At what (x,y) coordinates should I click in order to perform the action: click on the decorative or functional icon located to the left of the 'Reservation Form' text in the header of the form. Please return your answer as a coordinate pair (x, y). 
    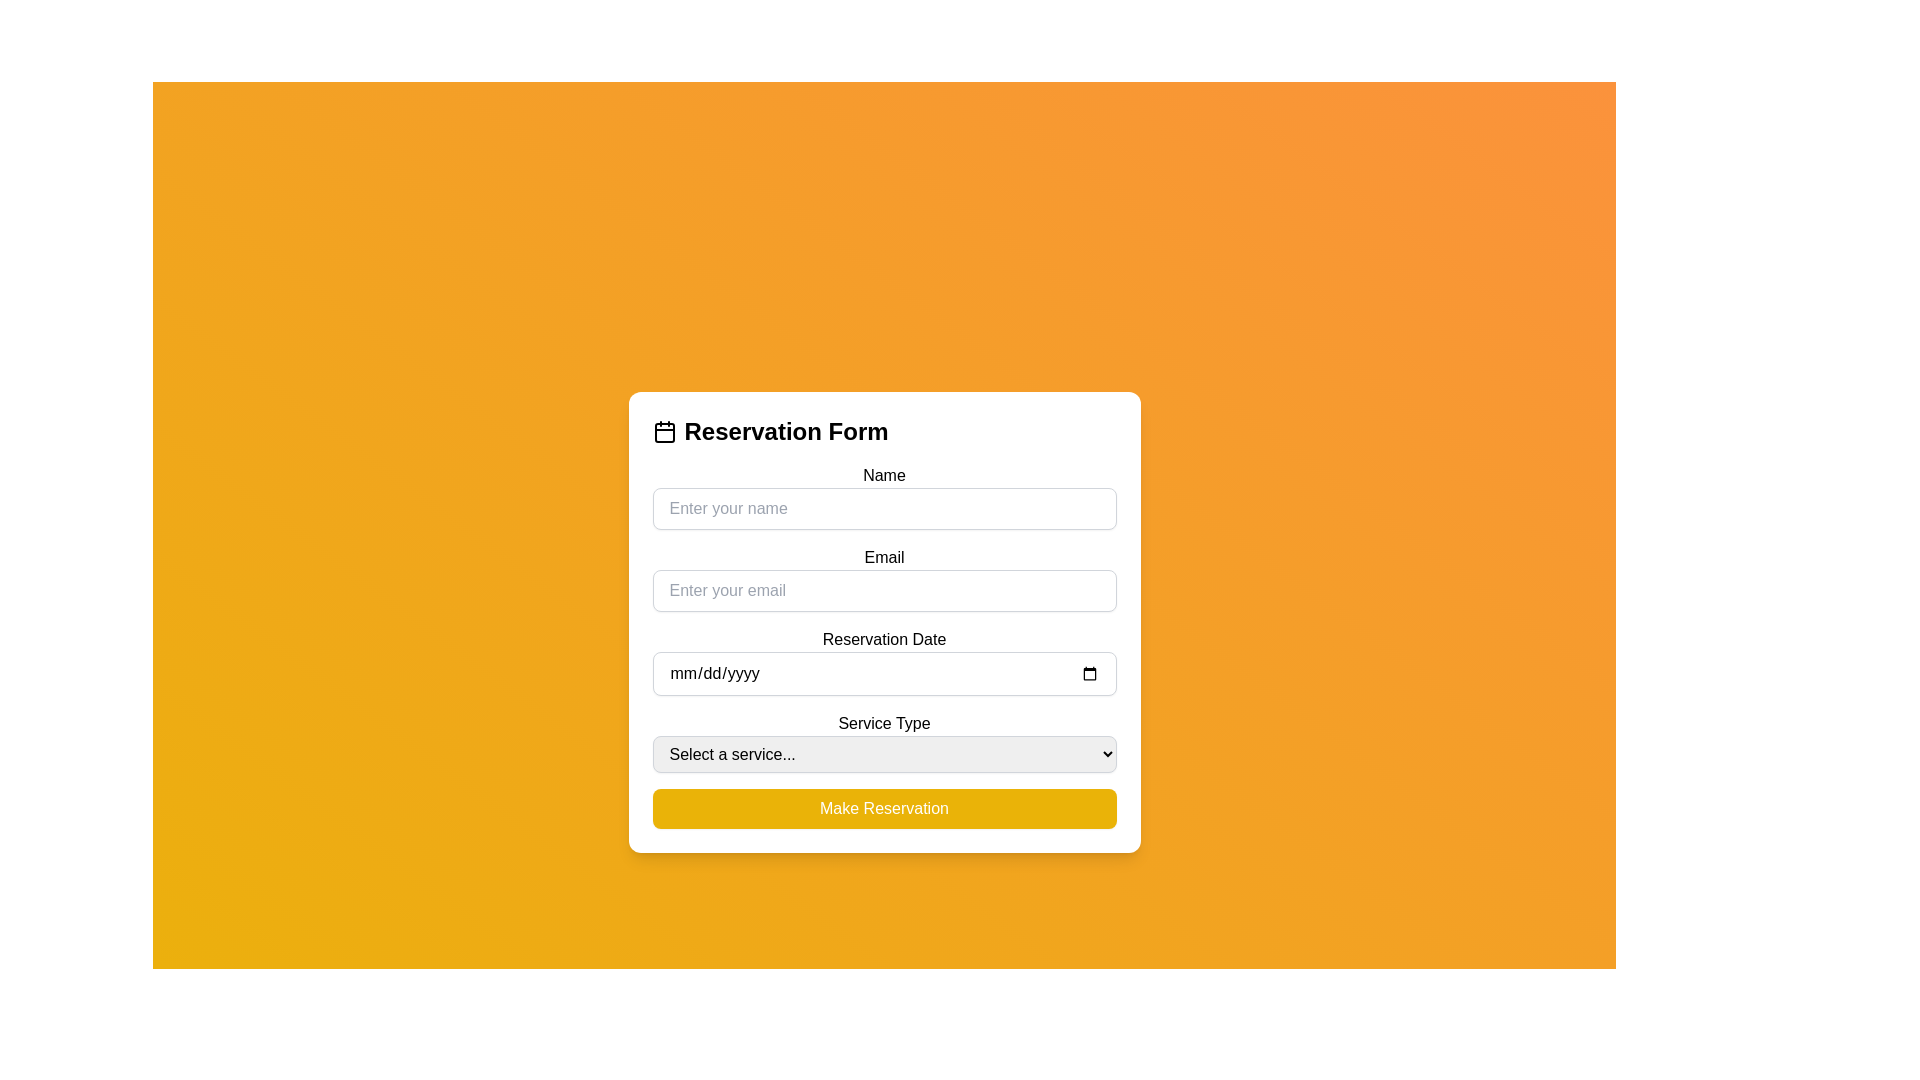
    Looking at the image, I should click on (664, 430).